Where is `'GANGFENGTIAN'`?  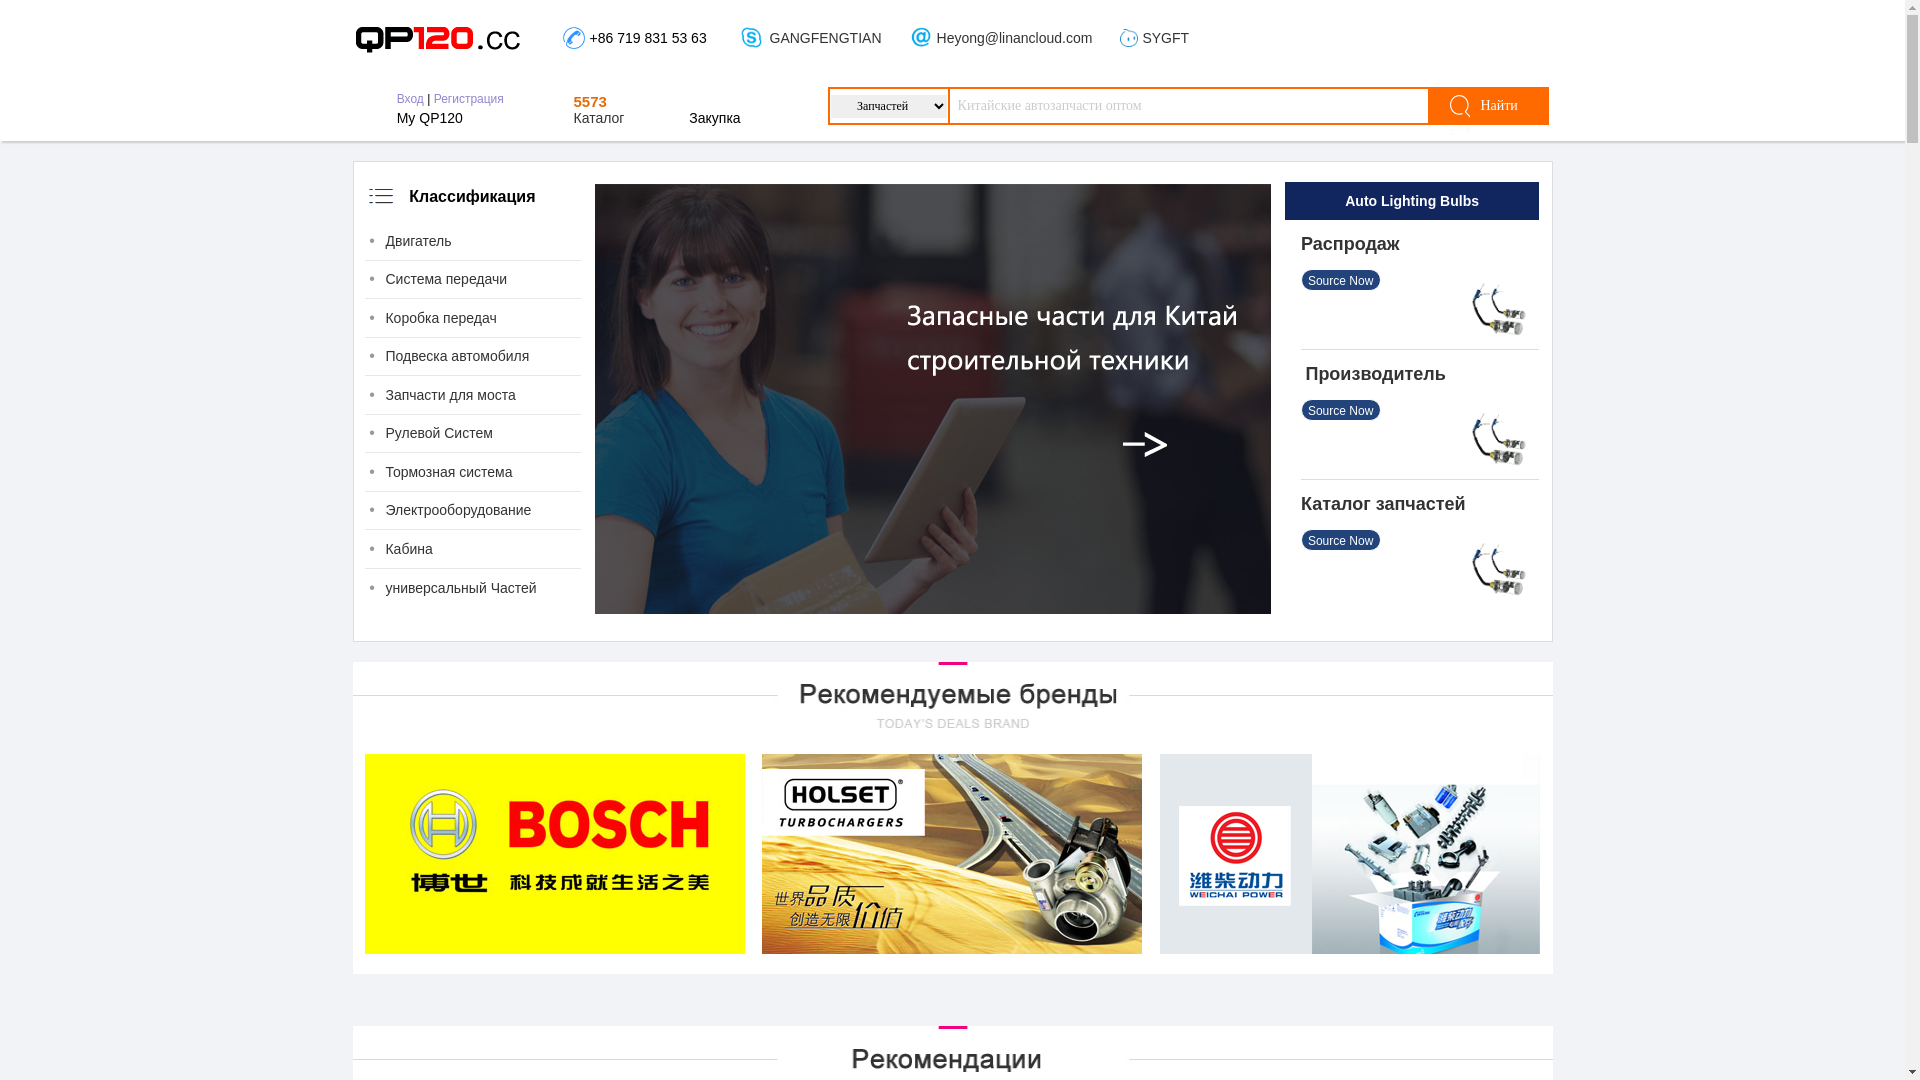 'GANGFENGTIAN' is located at coordinates (768, 38).